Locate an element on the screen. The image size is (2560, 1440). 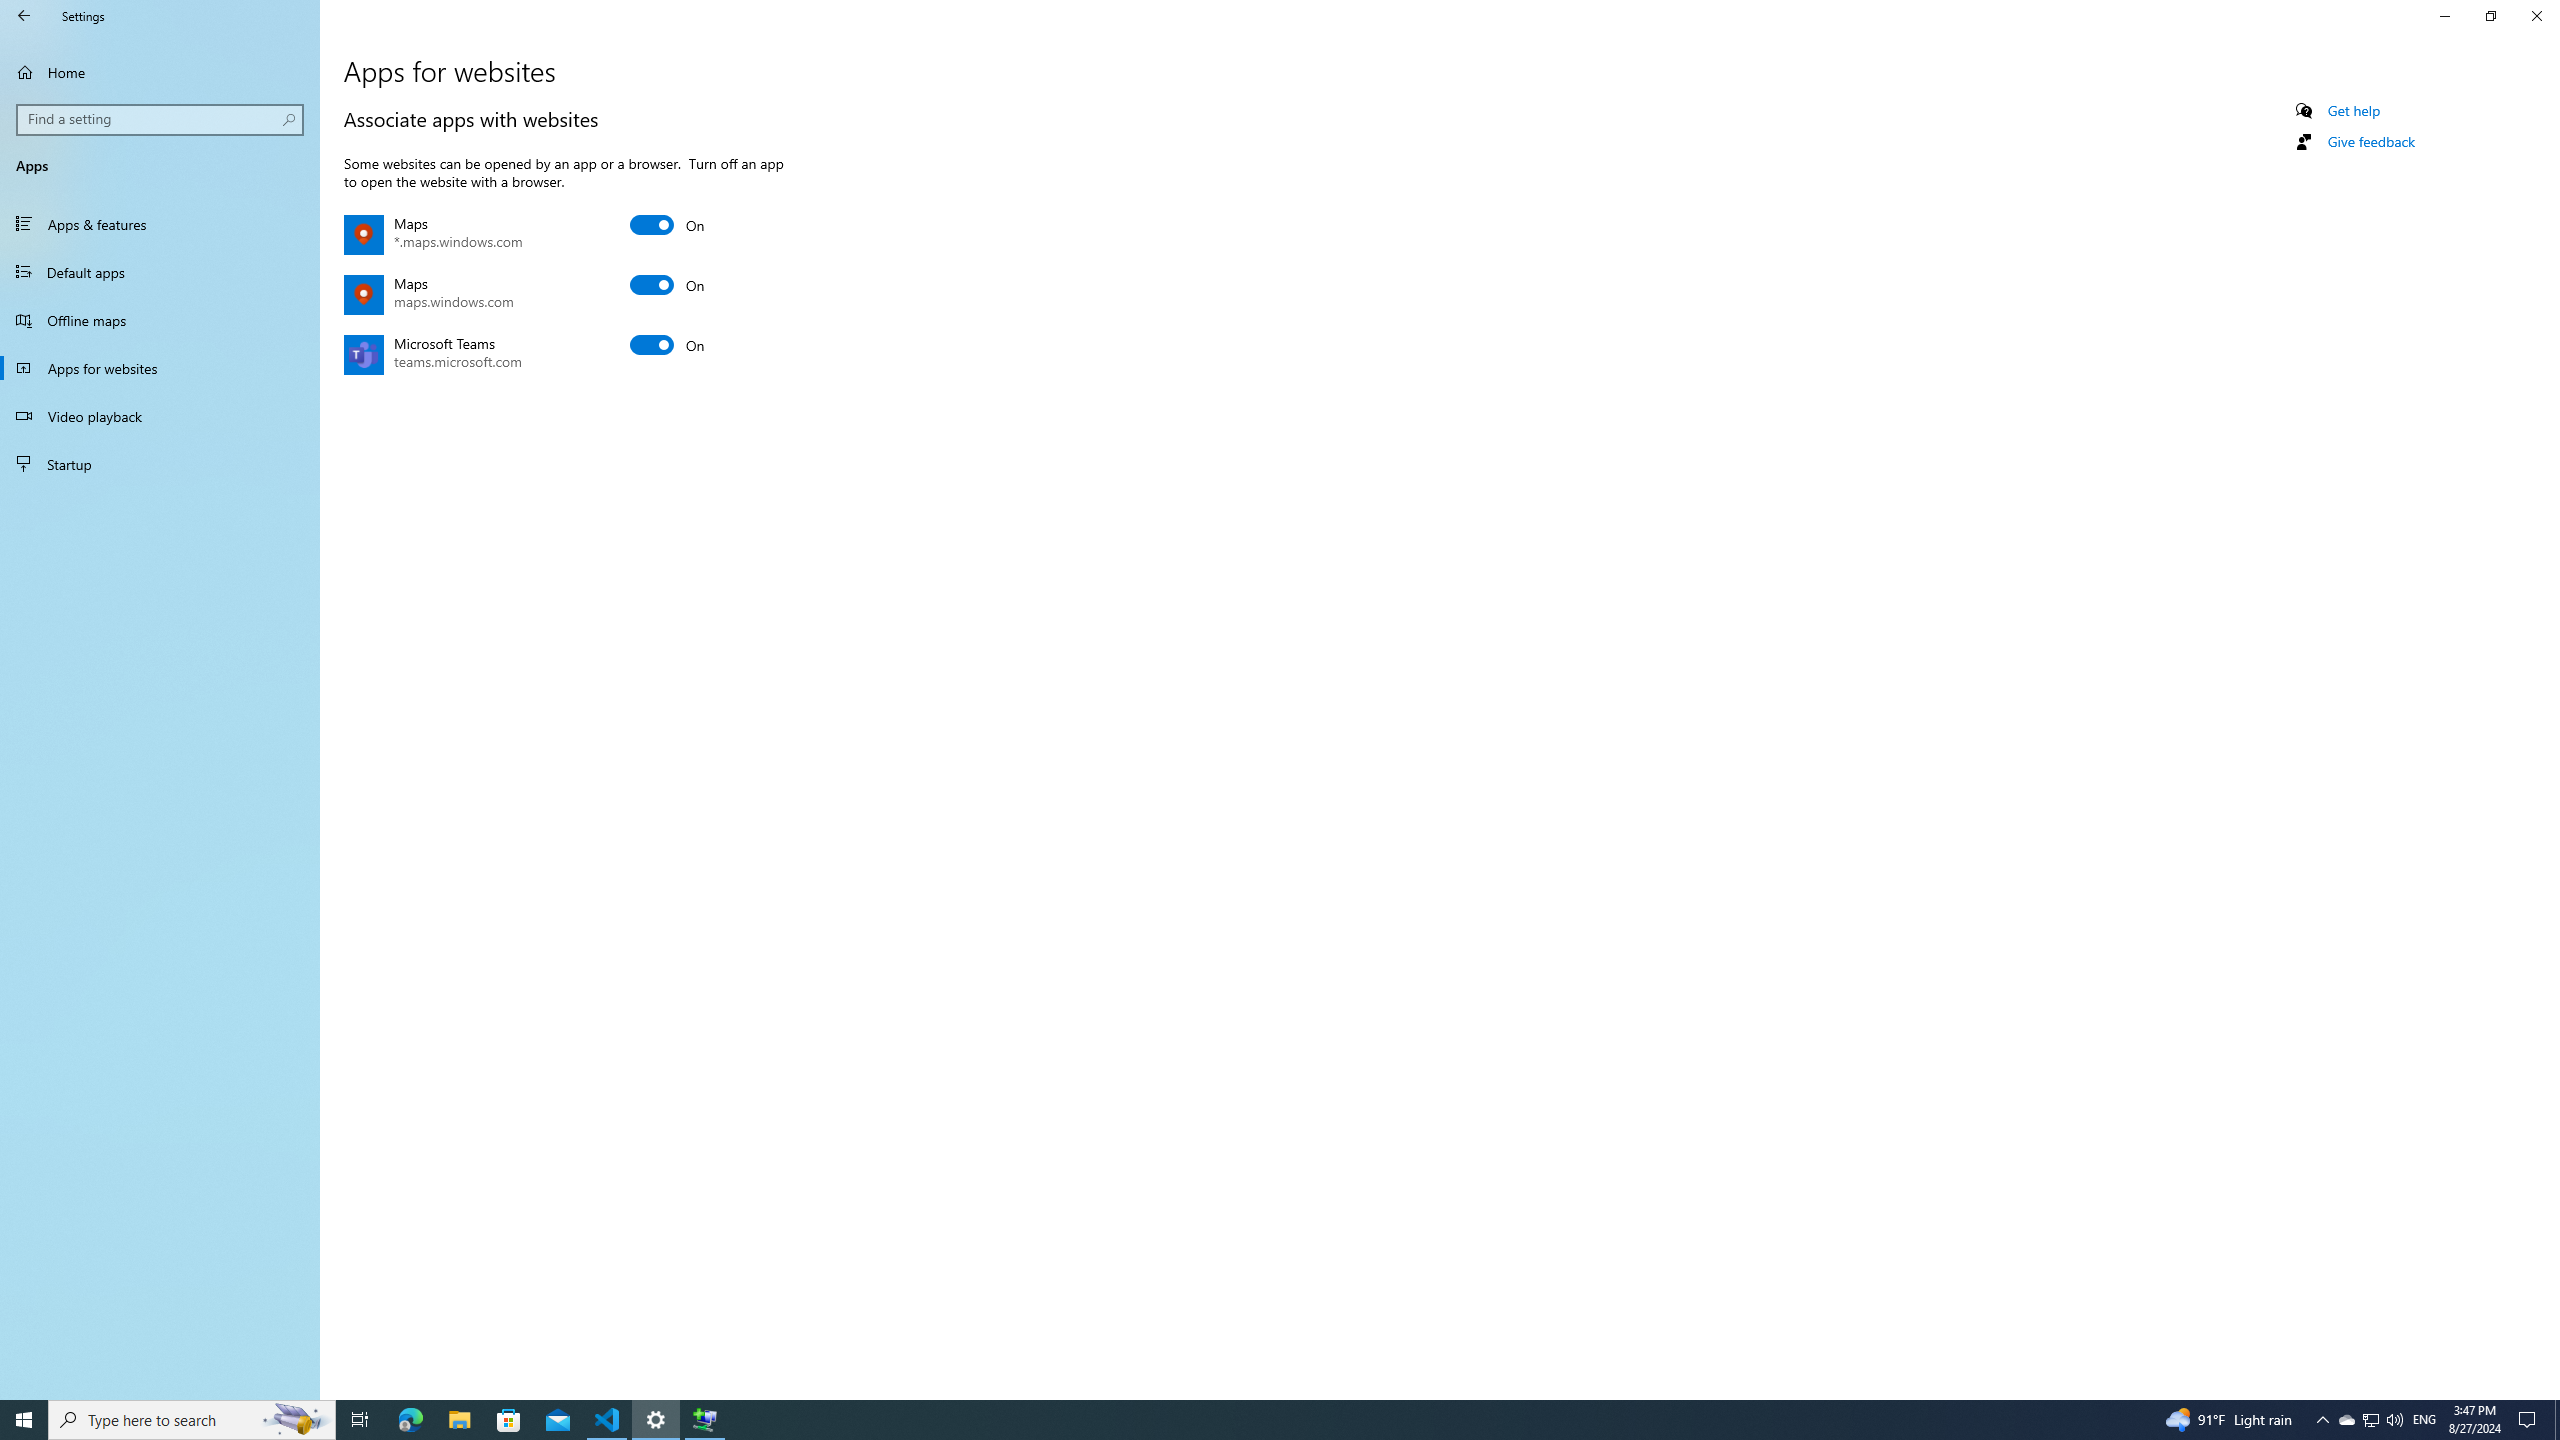
'Home' is located at coordinates (159, 72).